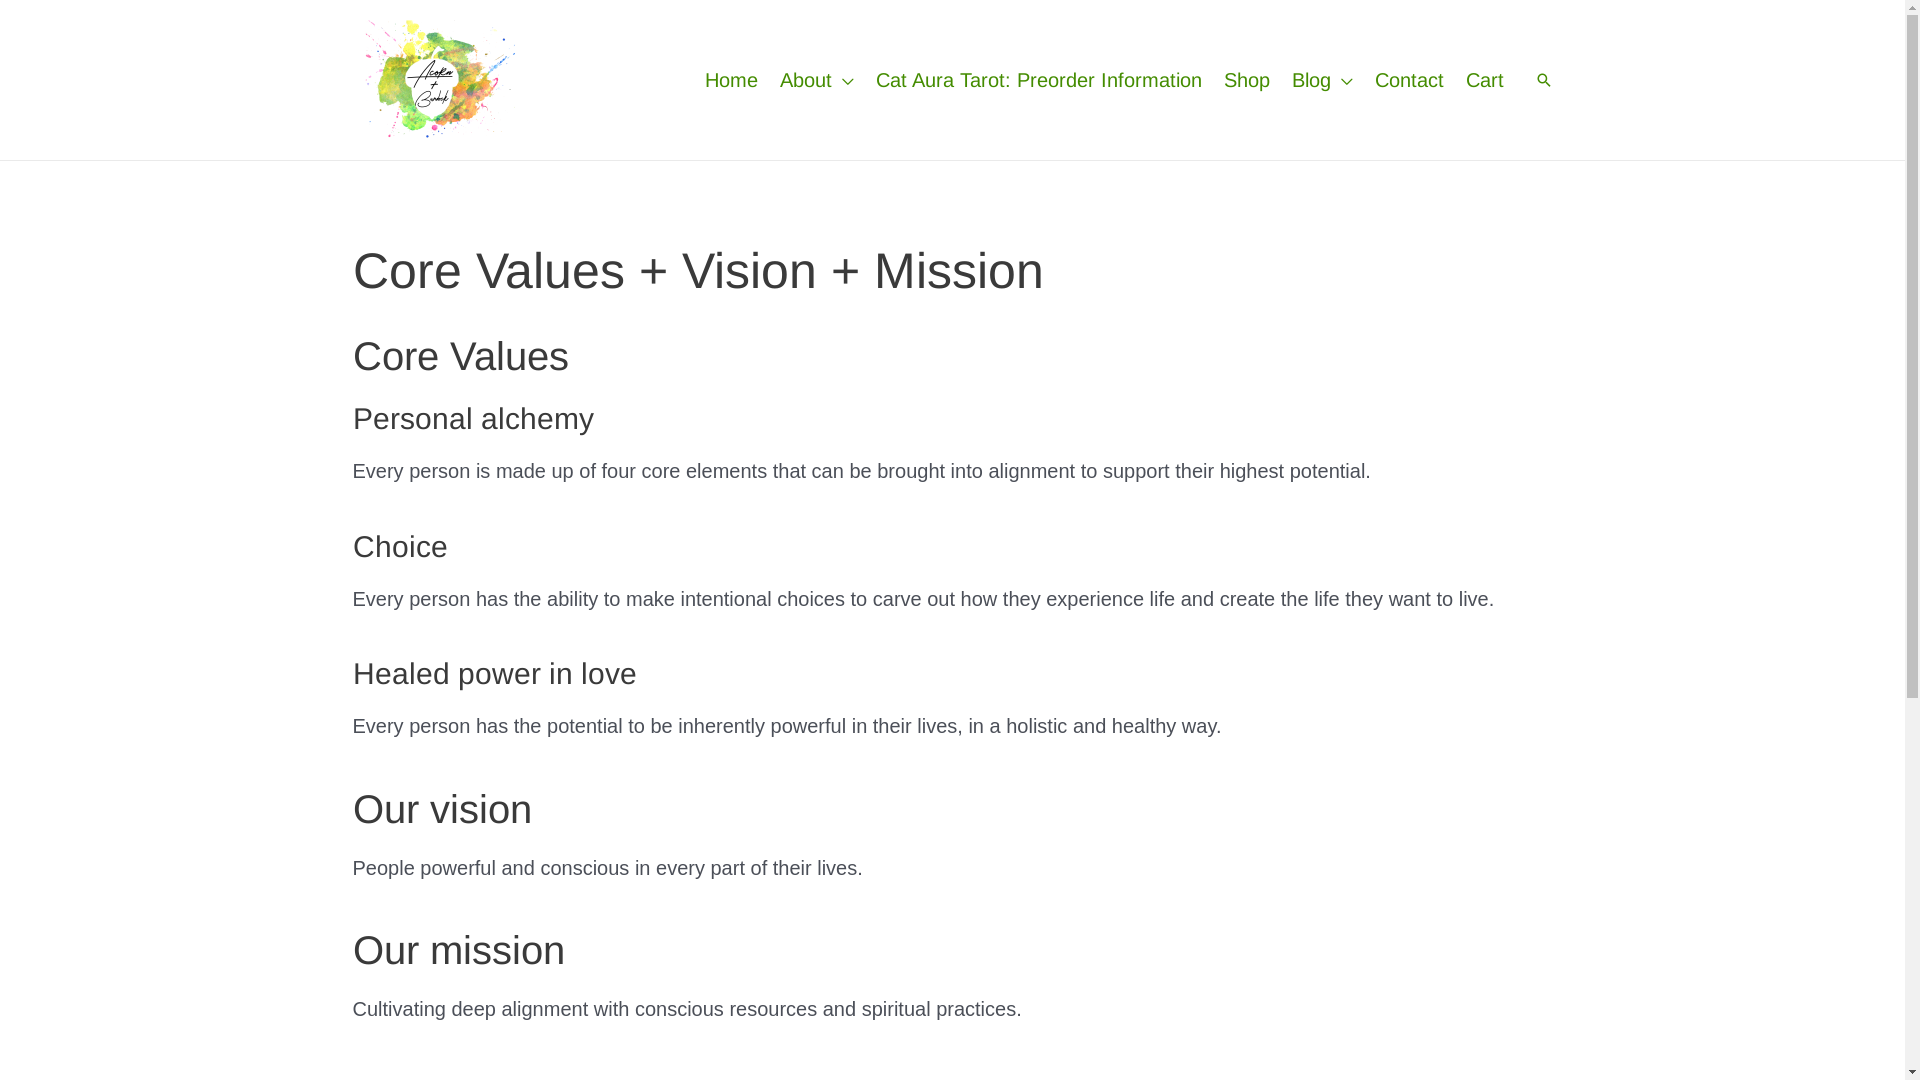  Describe the element at coordinates (1245, 79) in the screenshot. I see `'Shop'` at that location.